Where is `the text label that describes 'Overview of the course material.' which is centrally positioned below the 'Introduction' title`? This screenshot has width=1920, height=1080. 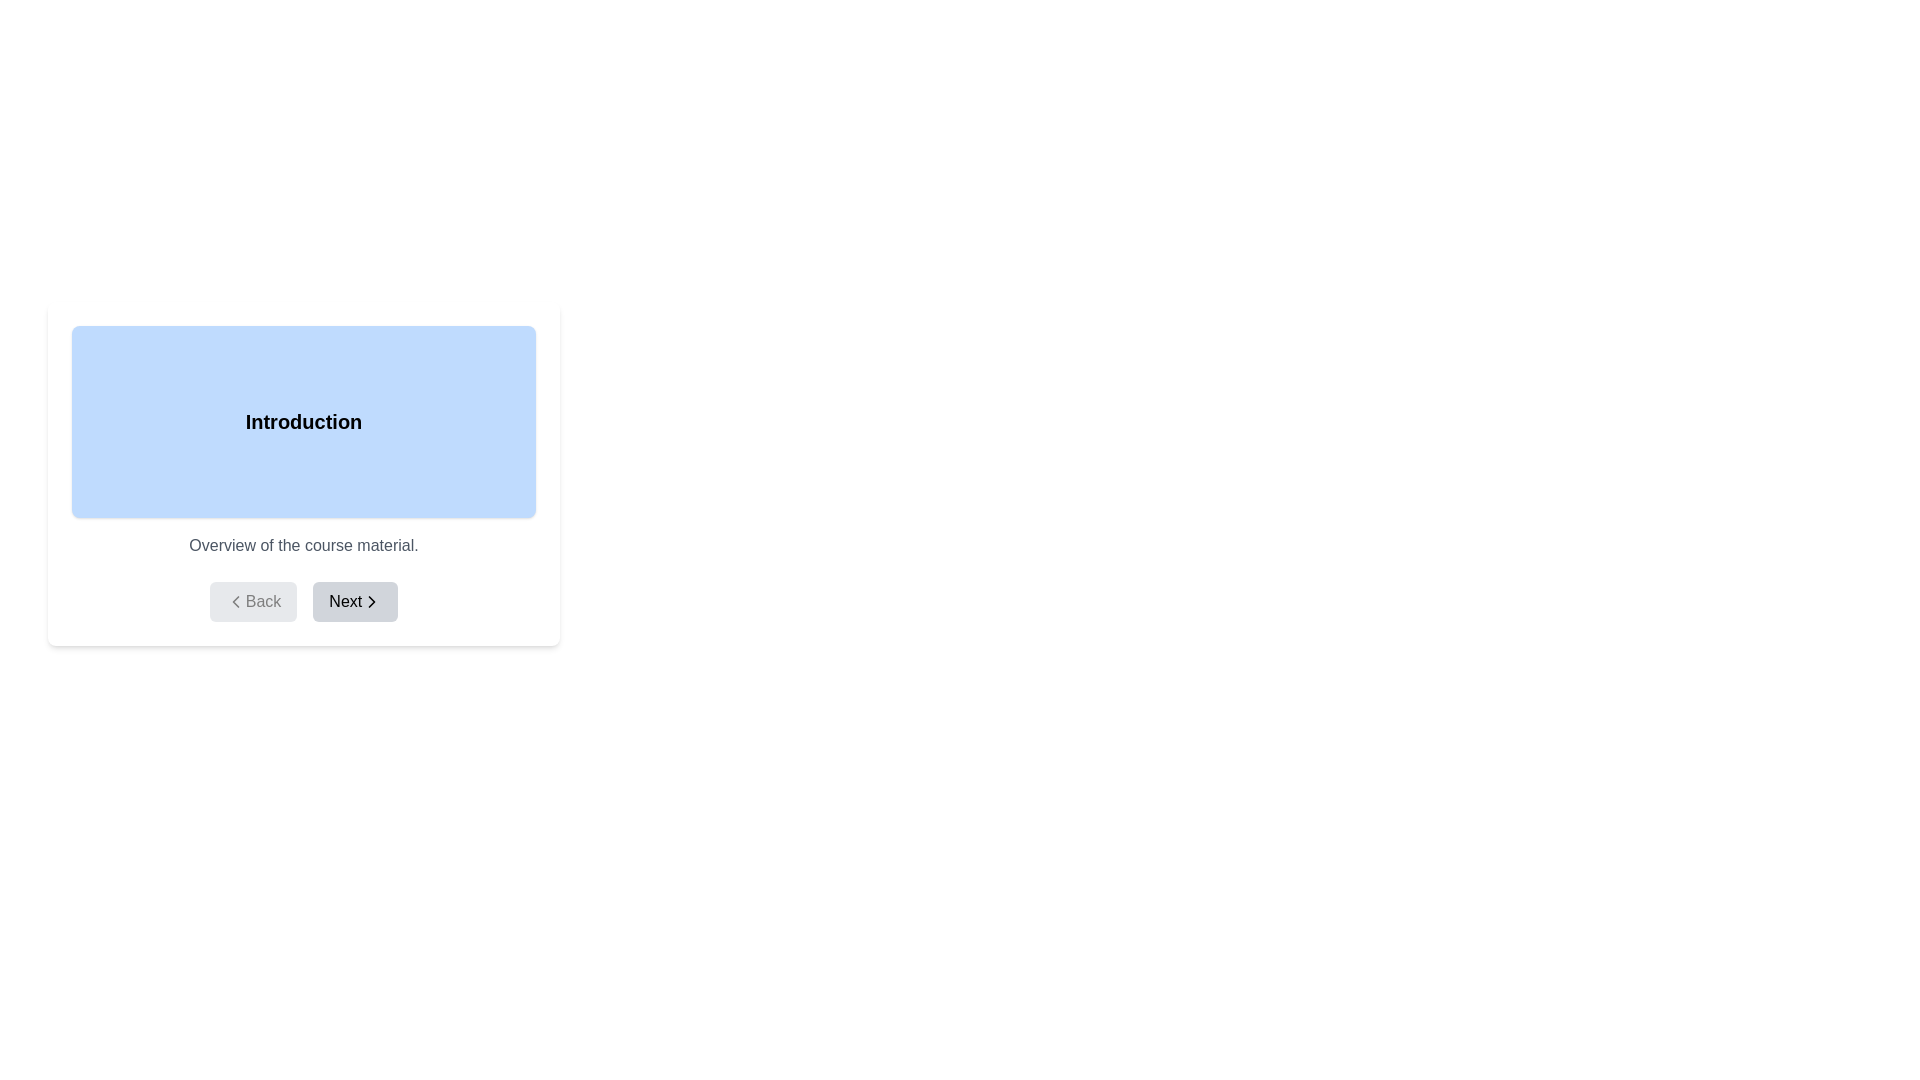
the text label that describes 'Overview of the course material.' which is centrally positioned below the 'Introduction' title is located at coordinates (302, 546).